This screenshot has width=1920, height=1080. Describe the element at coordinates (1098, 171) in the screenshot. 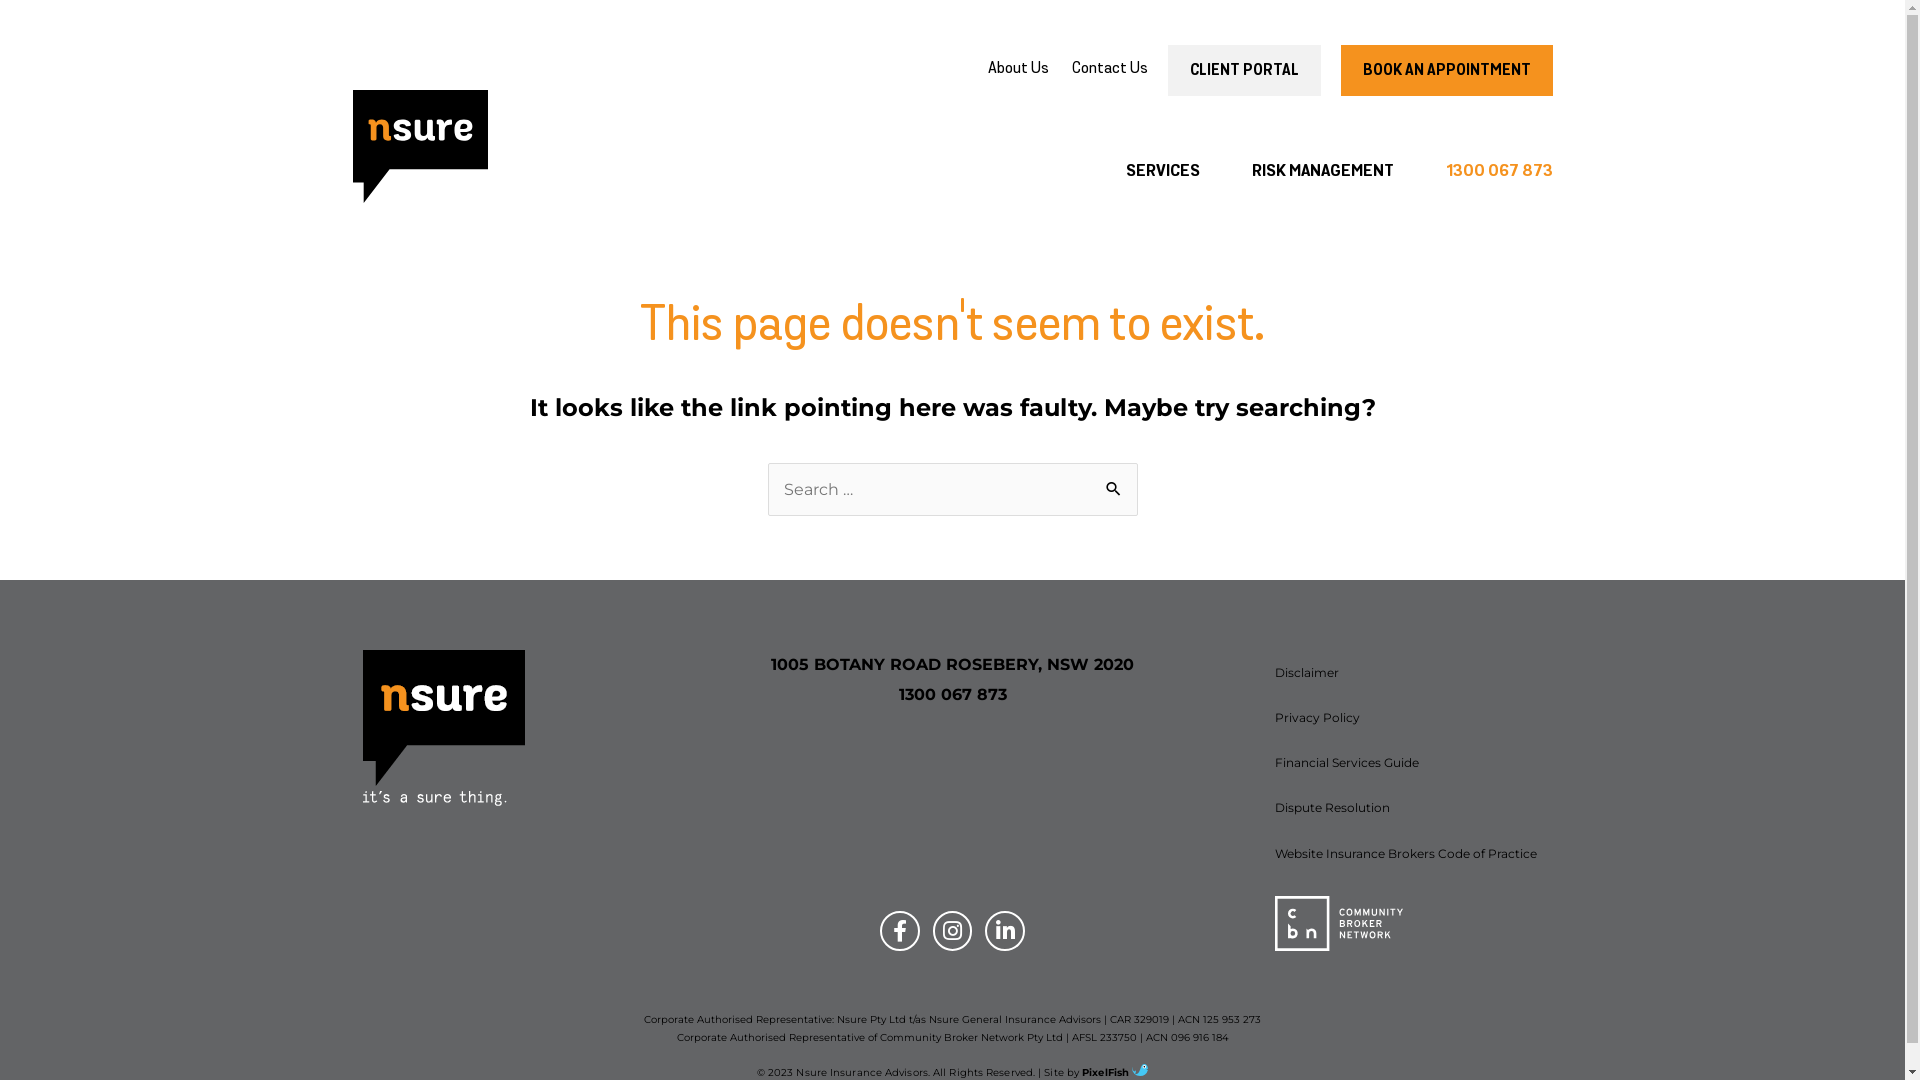

I see `'SERVICES'` at that location.